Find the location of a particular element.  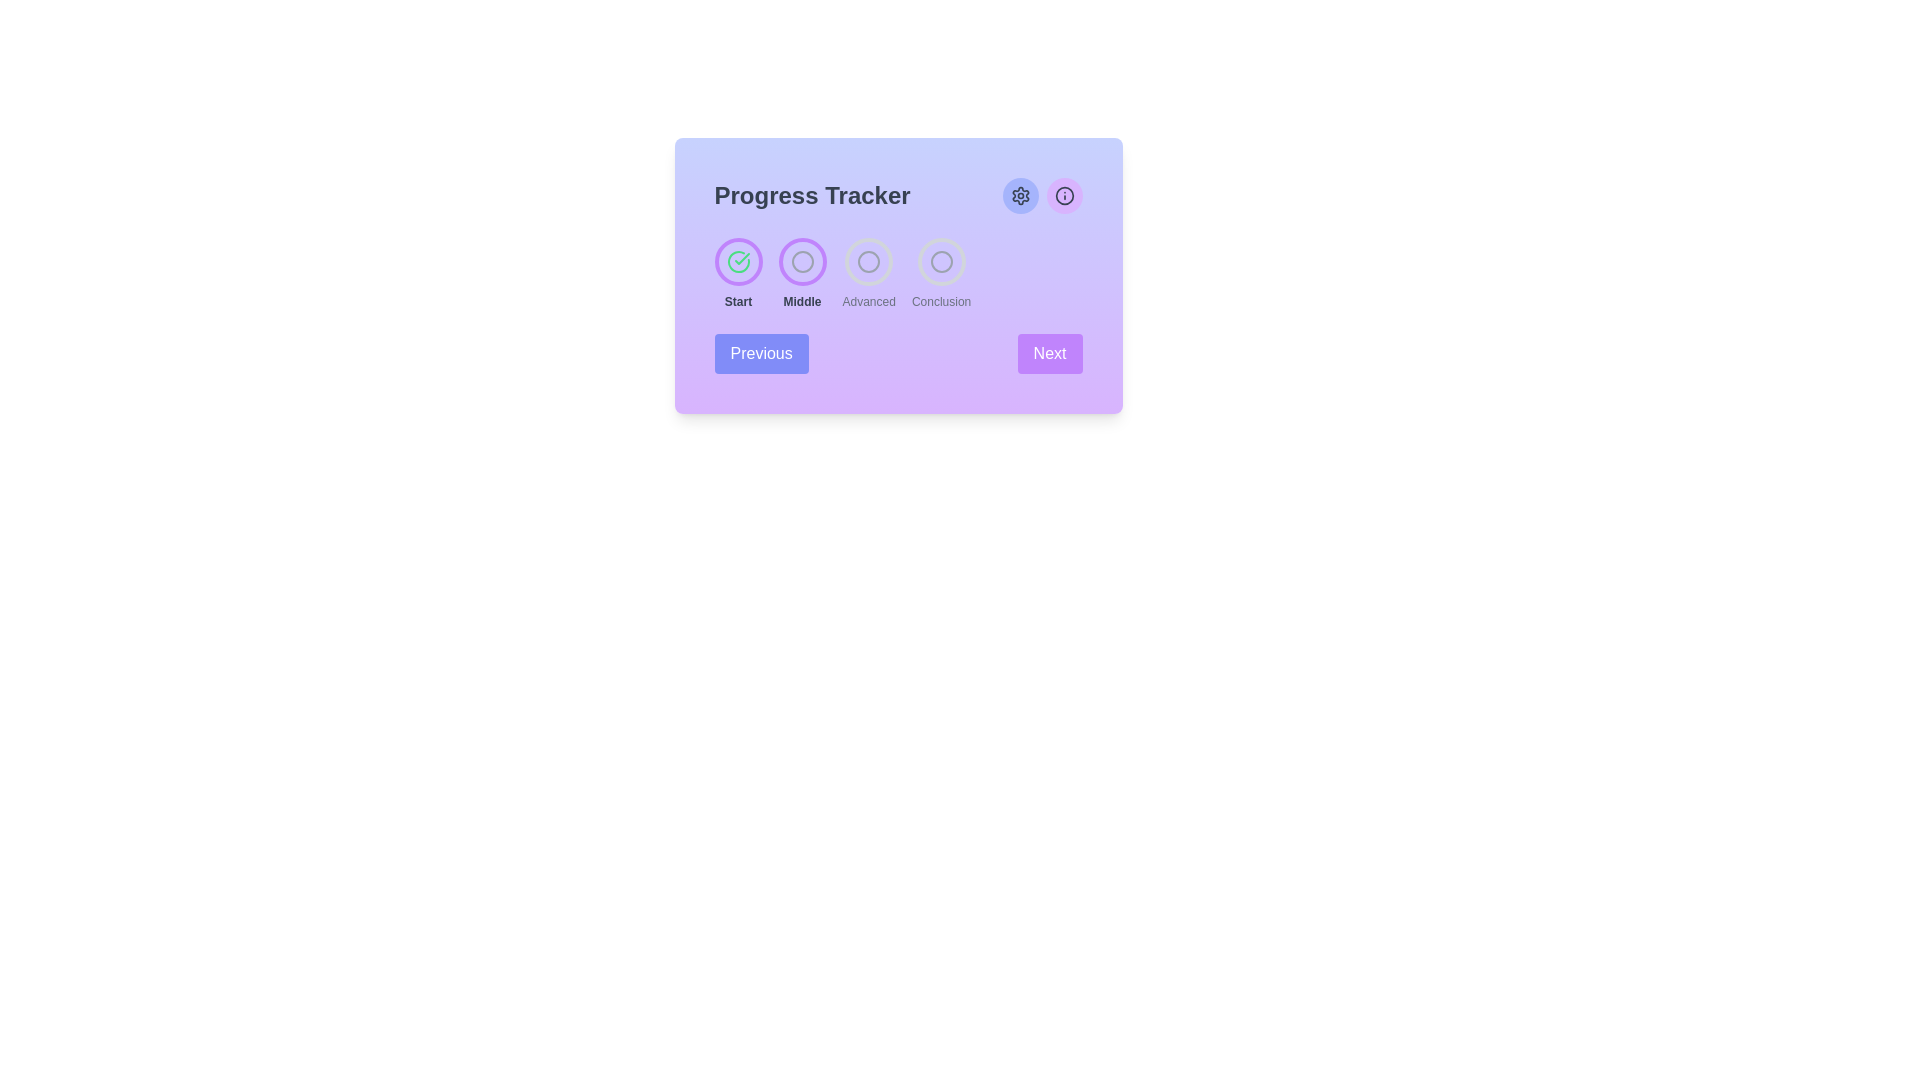

the step indicator labeled 'Conclusion' in the progression tracker, which is the fourth item in the horizontal sequence, located between 'Advanced' and the 'Next' button is located at coordinates (940, 273).